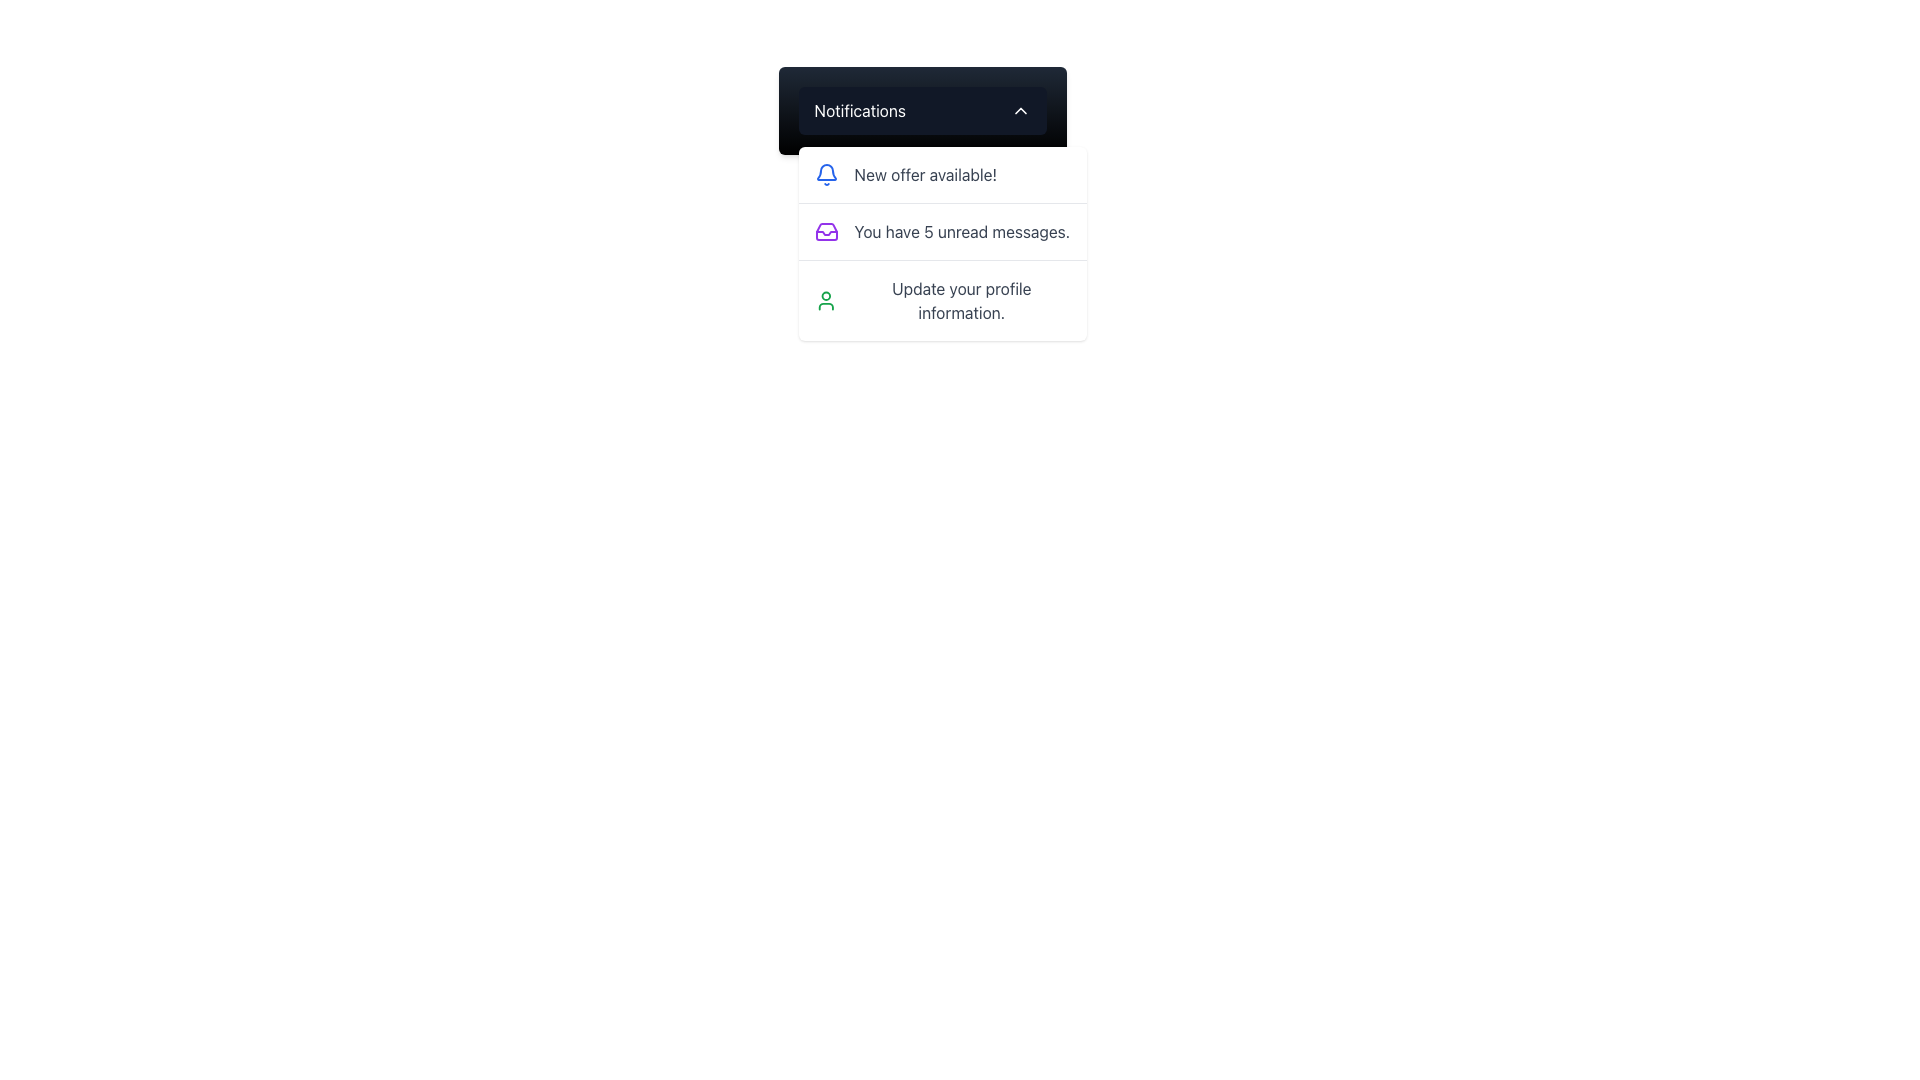  What do you see at coordinates (924, 173) in the screenshot?
I see `the text label indicating a new offer in the first notification entry of the dropdown panel titled 'Notifications', located horizontally beside a blue bell icon` at bounding box center [924, 173].